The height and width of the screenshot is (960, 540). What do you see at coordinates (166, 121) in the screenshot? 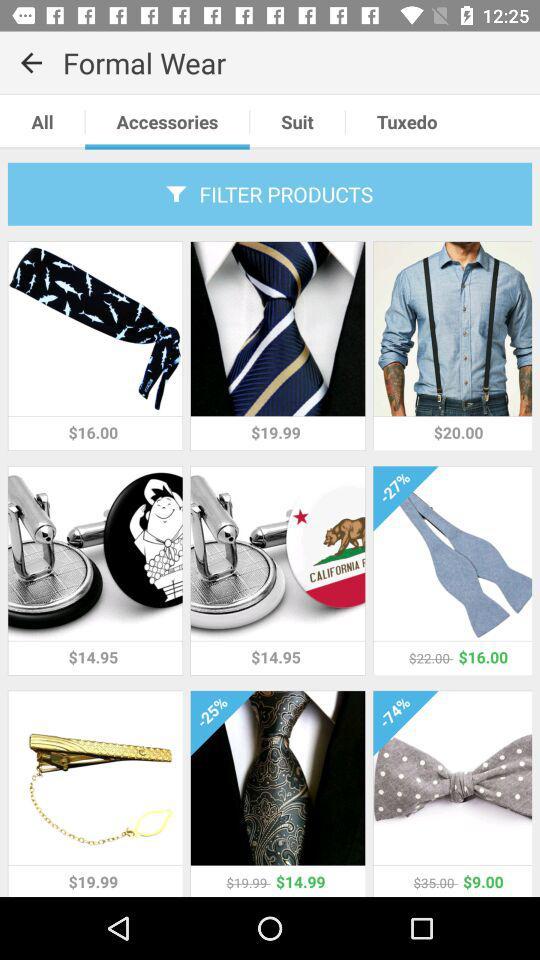
I see `the text next to all` at bounding box center [166, 121].